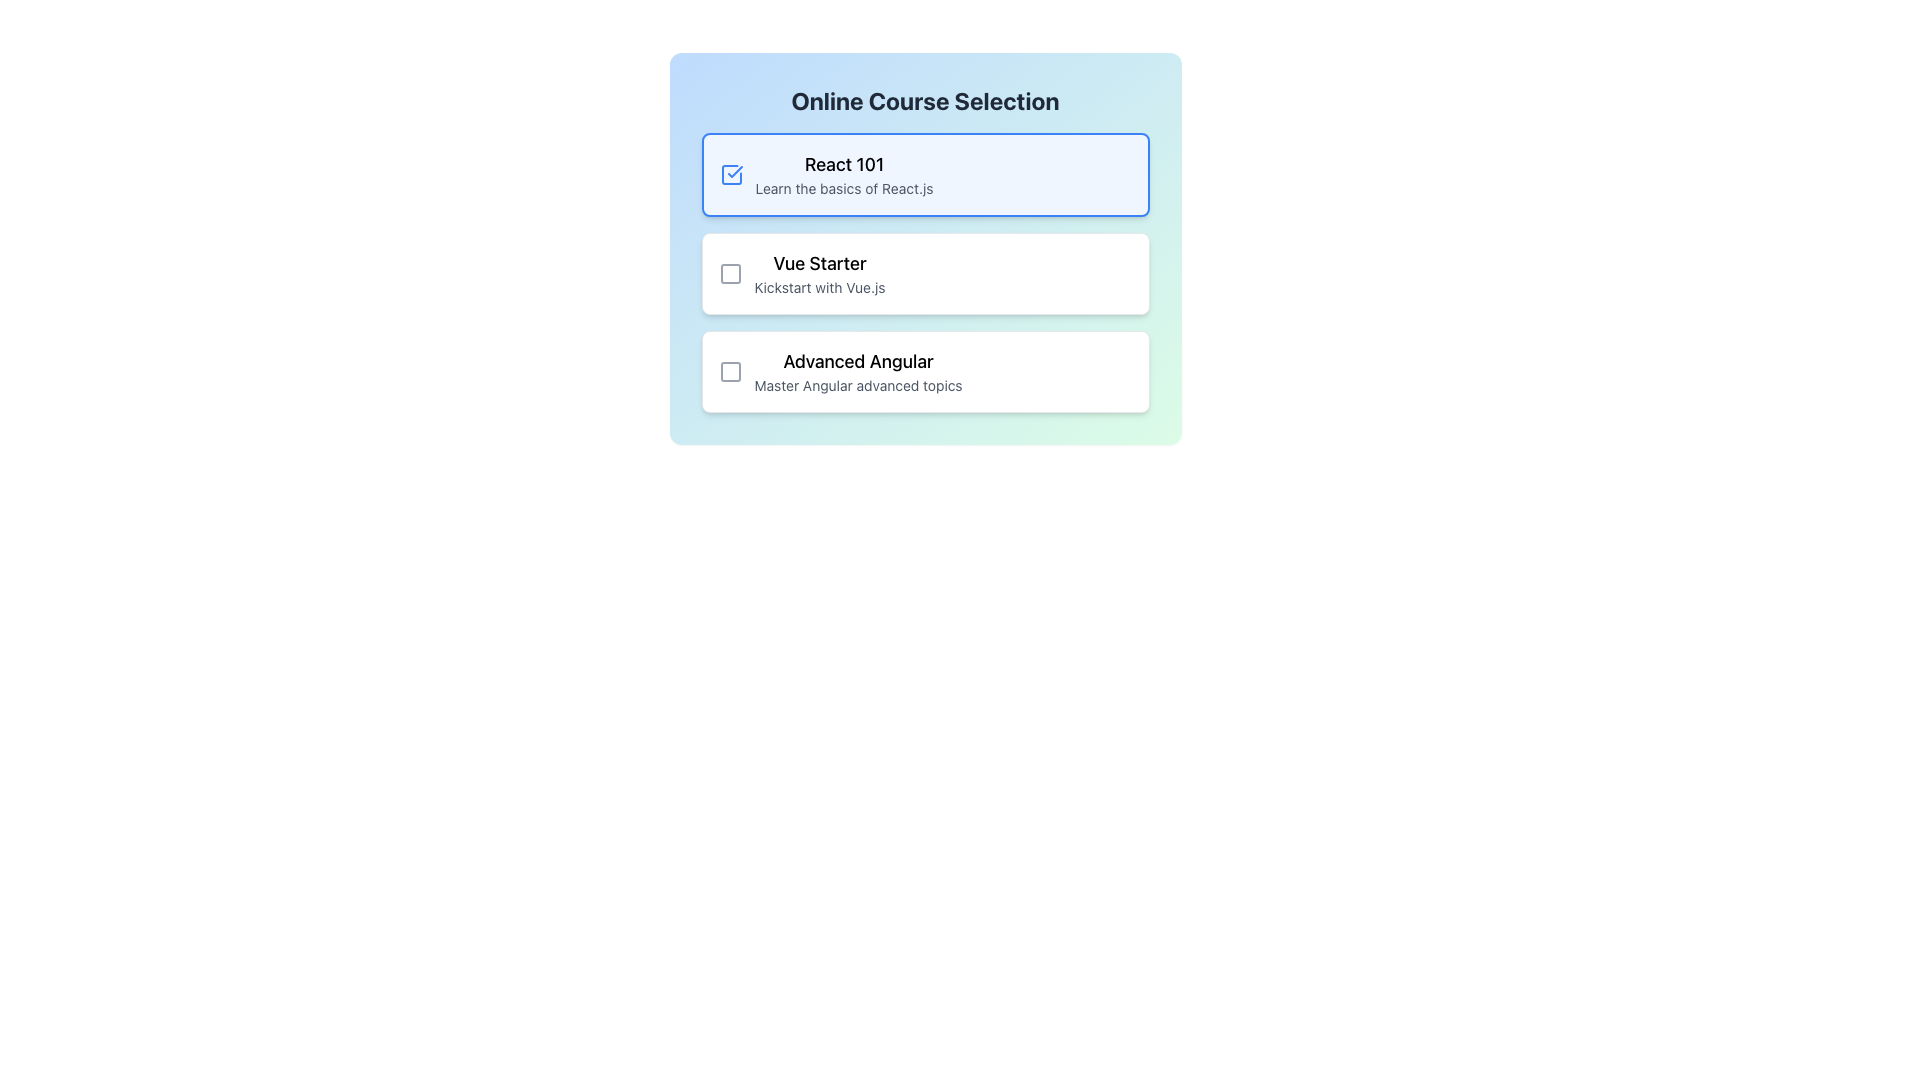 The height and width of the screenshot is (1080, 1920). I want to click on text label that indicates the course title and provides a brief summary of its content, located in the first selection card of the 'Online Course Selection' list, to the right of a checkbox, so click(844, 173).